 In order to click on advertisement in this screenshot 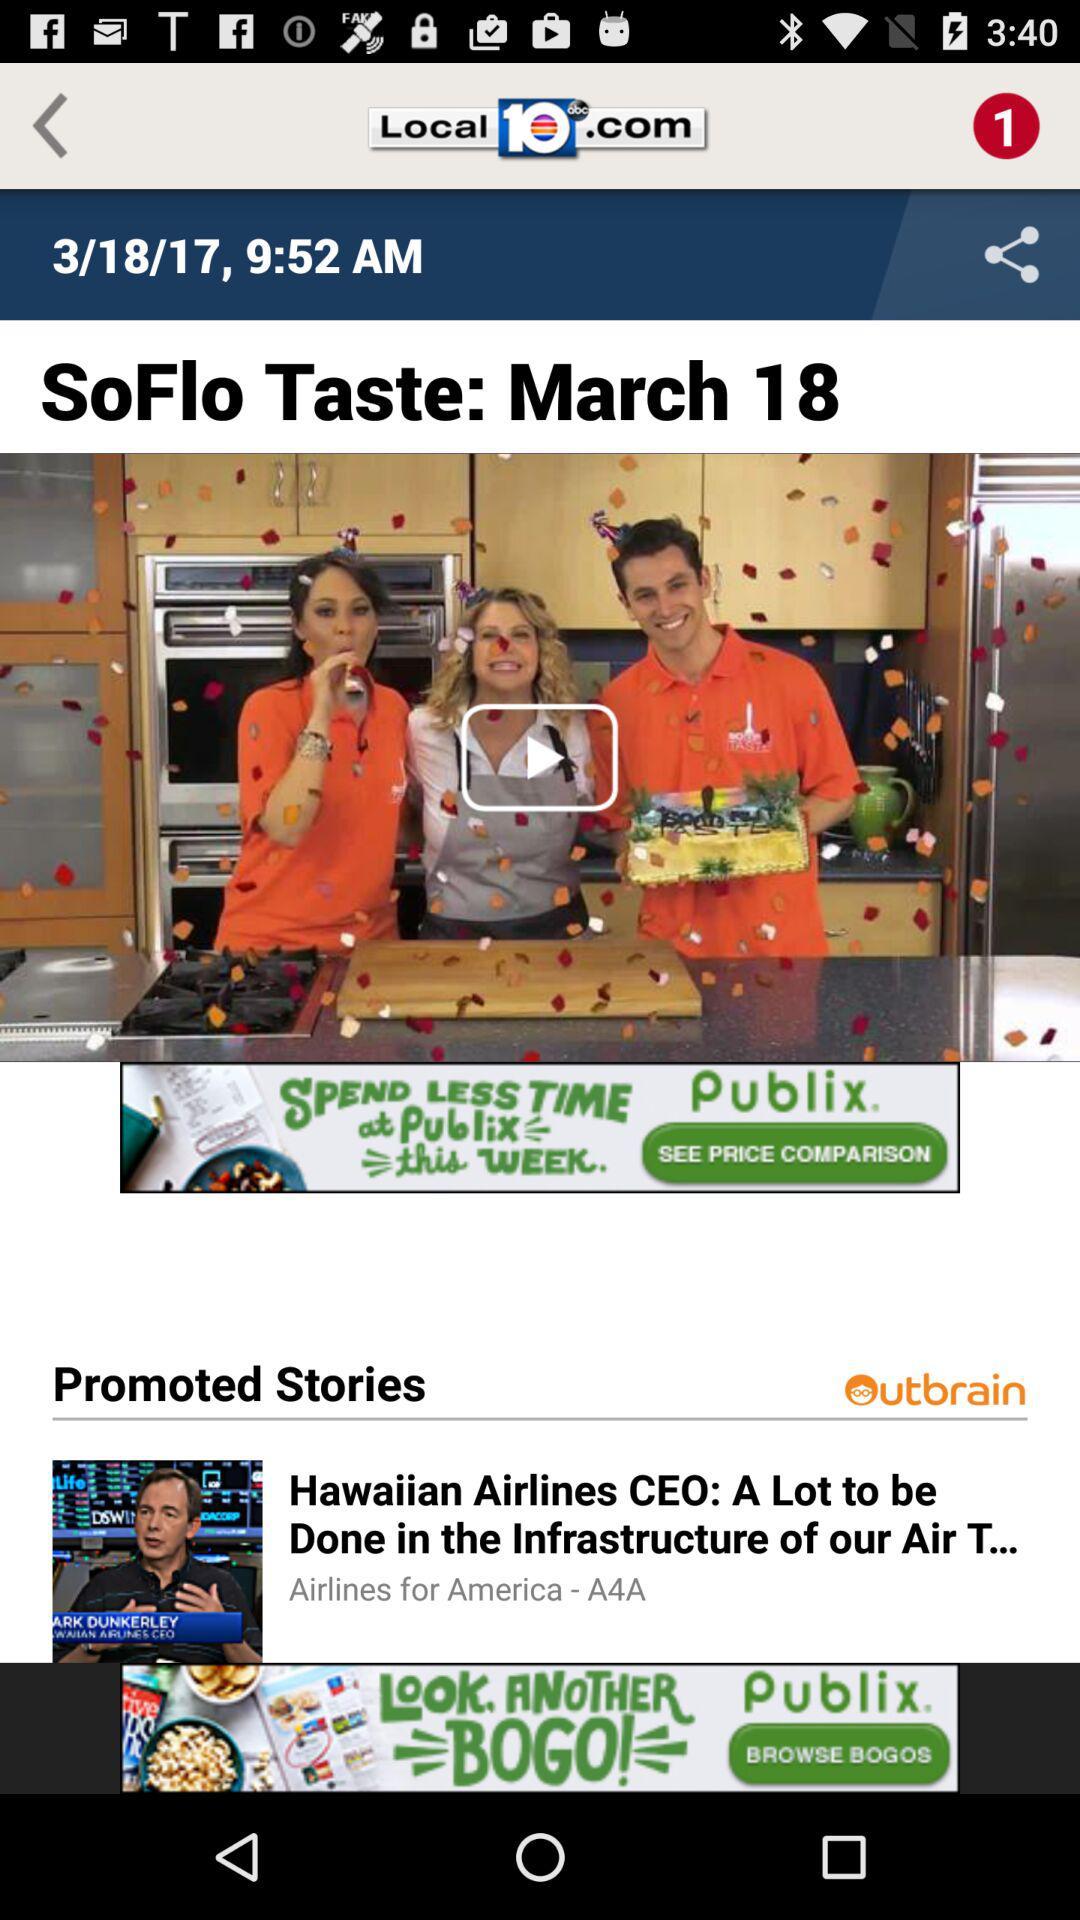, I will do `click(540, 1727)`.